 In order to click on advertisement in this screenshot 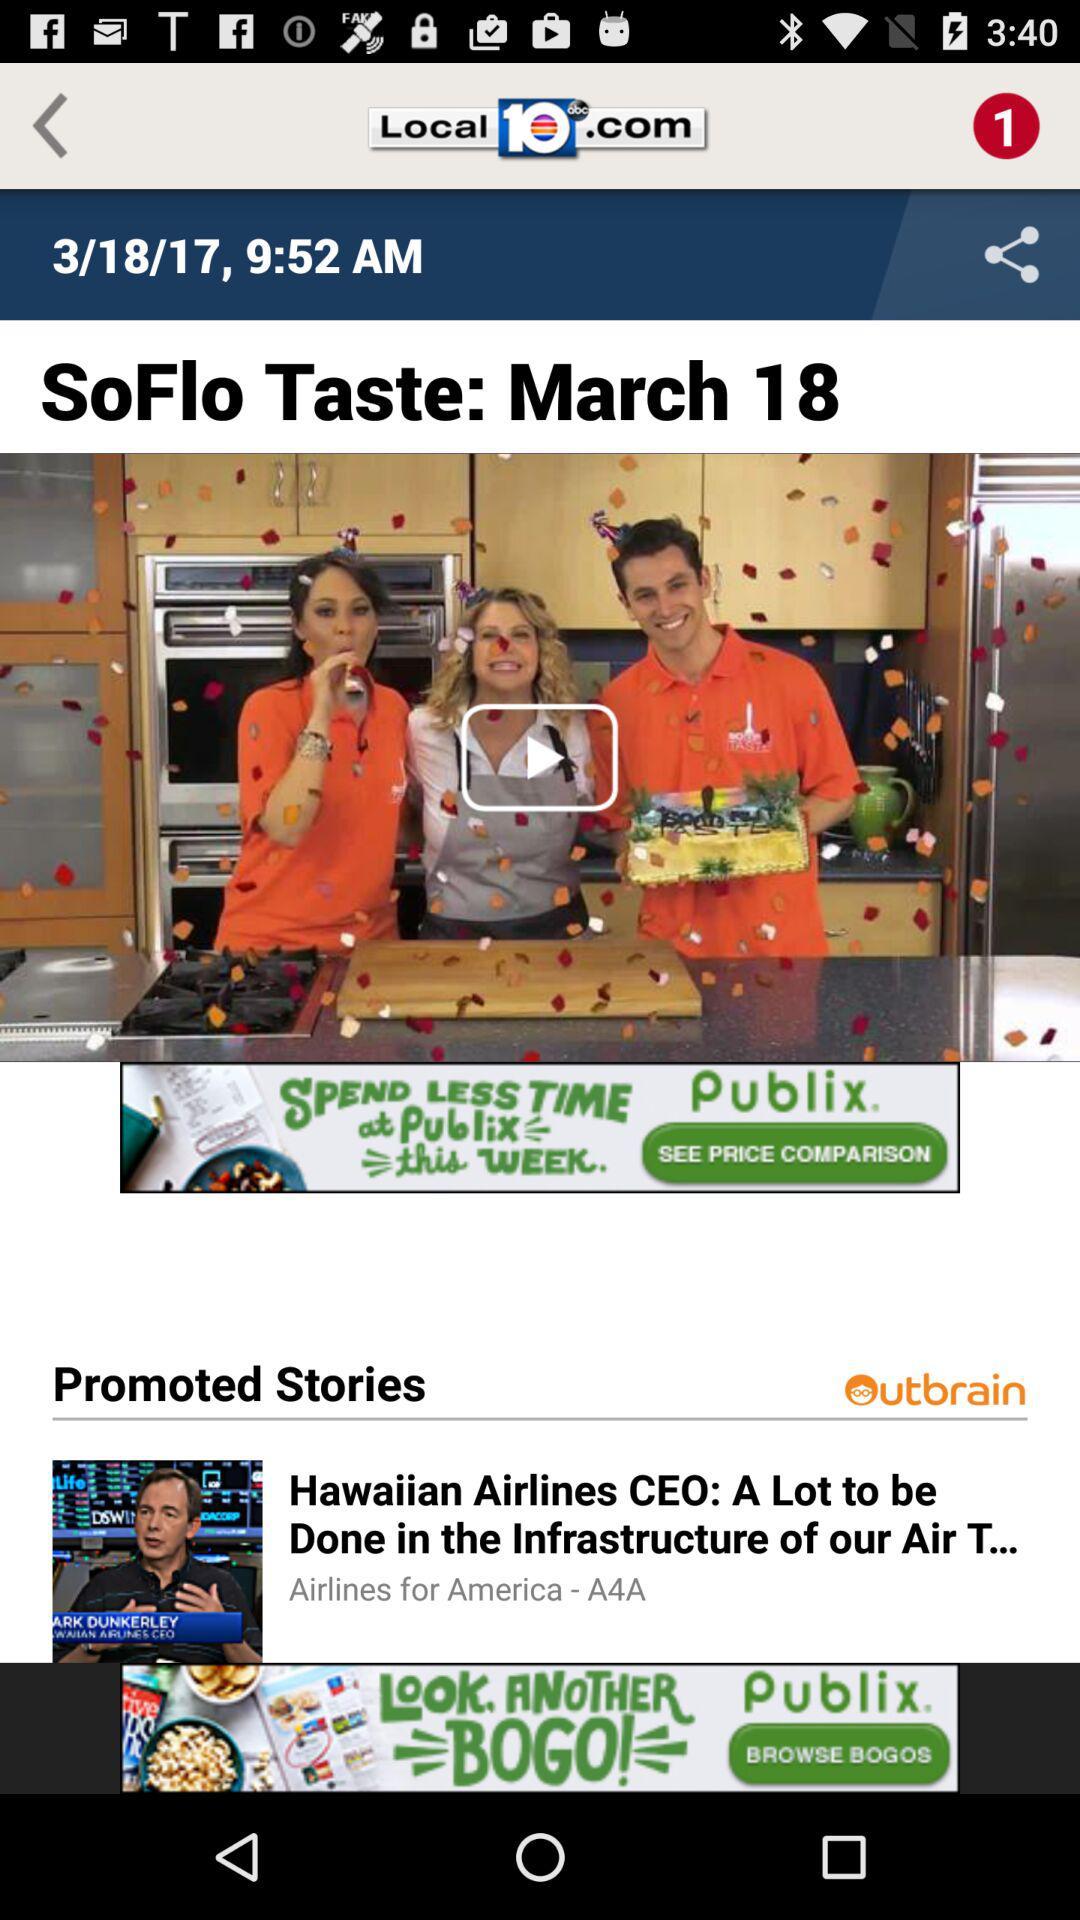, I will do `click(540, 1727)`.